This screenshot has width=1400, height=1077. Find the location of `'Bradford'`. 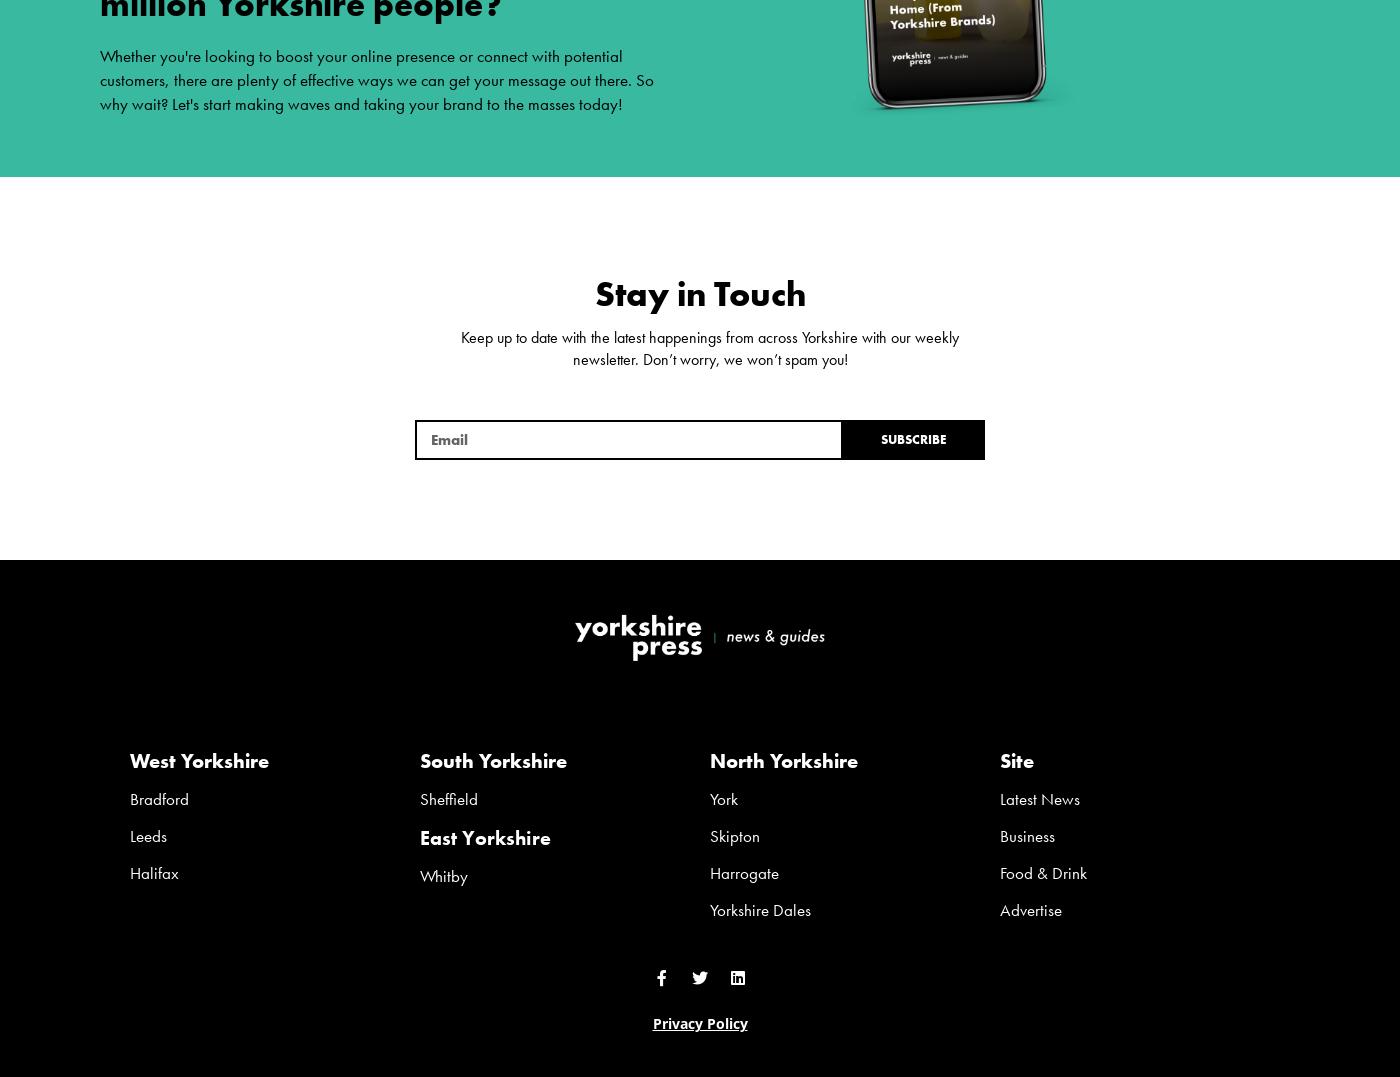

'Bradford' is located at coordinates (159, 797).